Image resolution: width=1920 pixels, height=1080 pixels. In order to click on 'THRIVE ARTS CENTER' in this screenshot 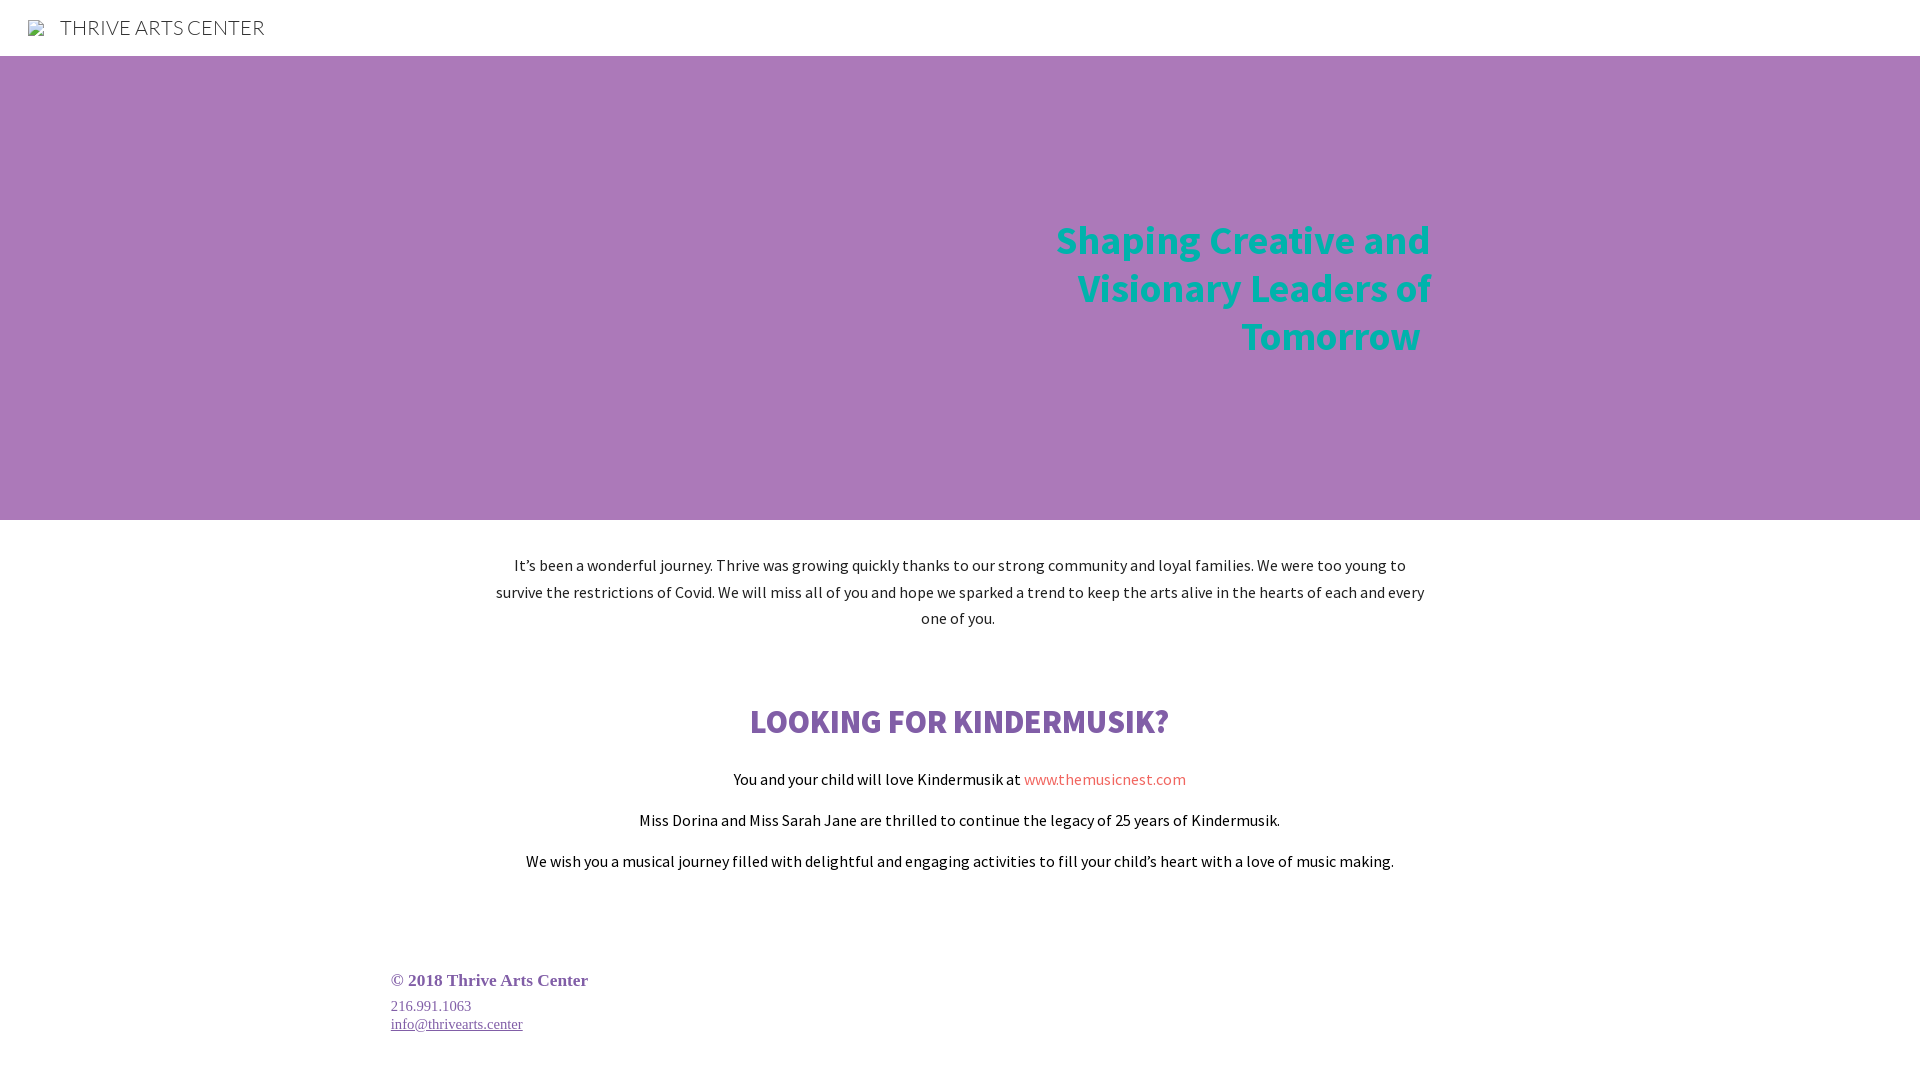, I will do `click(15, 25)`.